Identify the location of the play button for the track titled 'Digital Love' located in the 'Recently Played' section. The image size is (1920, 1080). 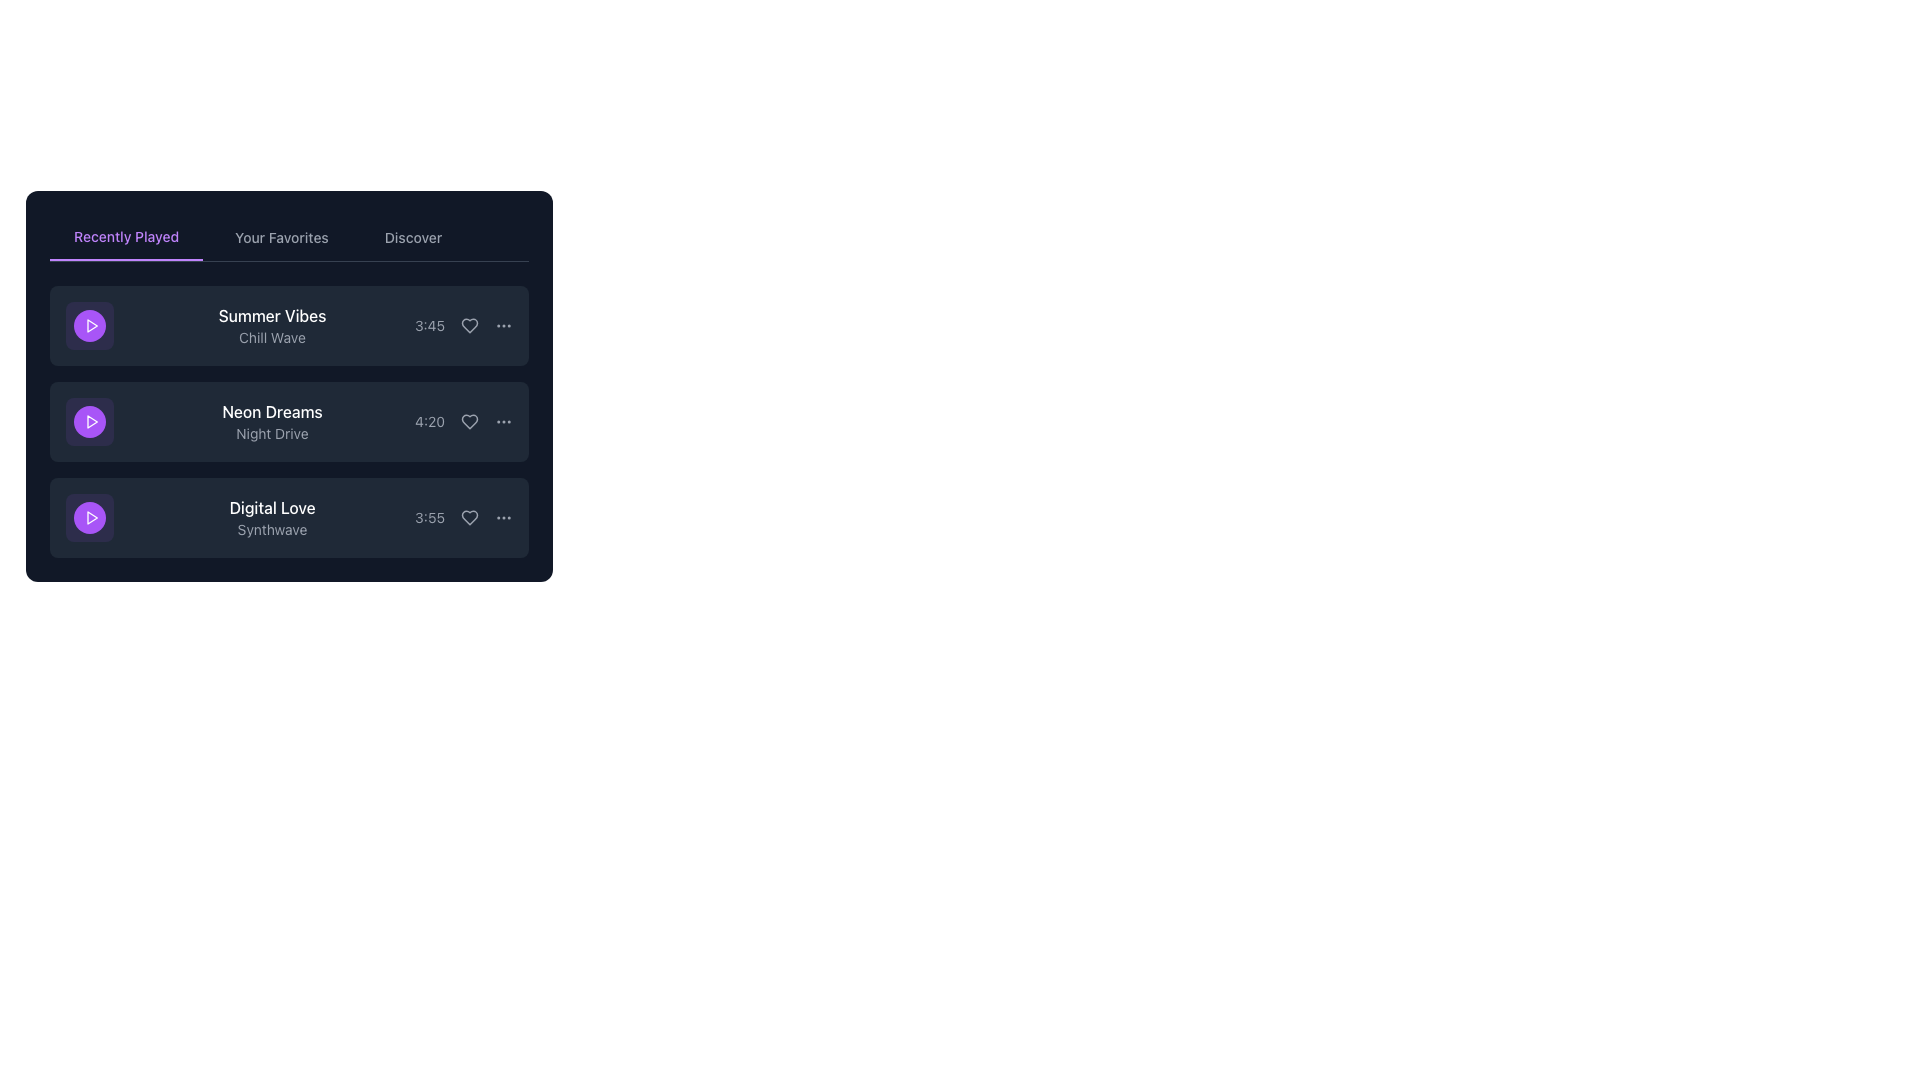
(89, 516).